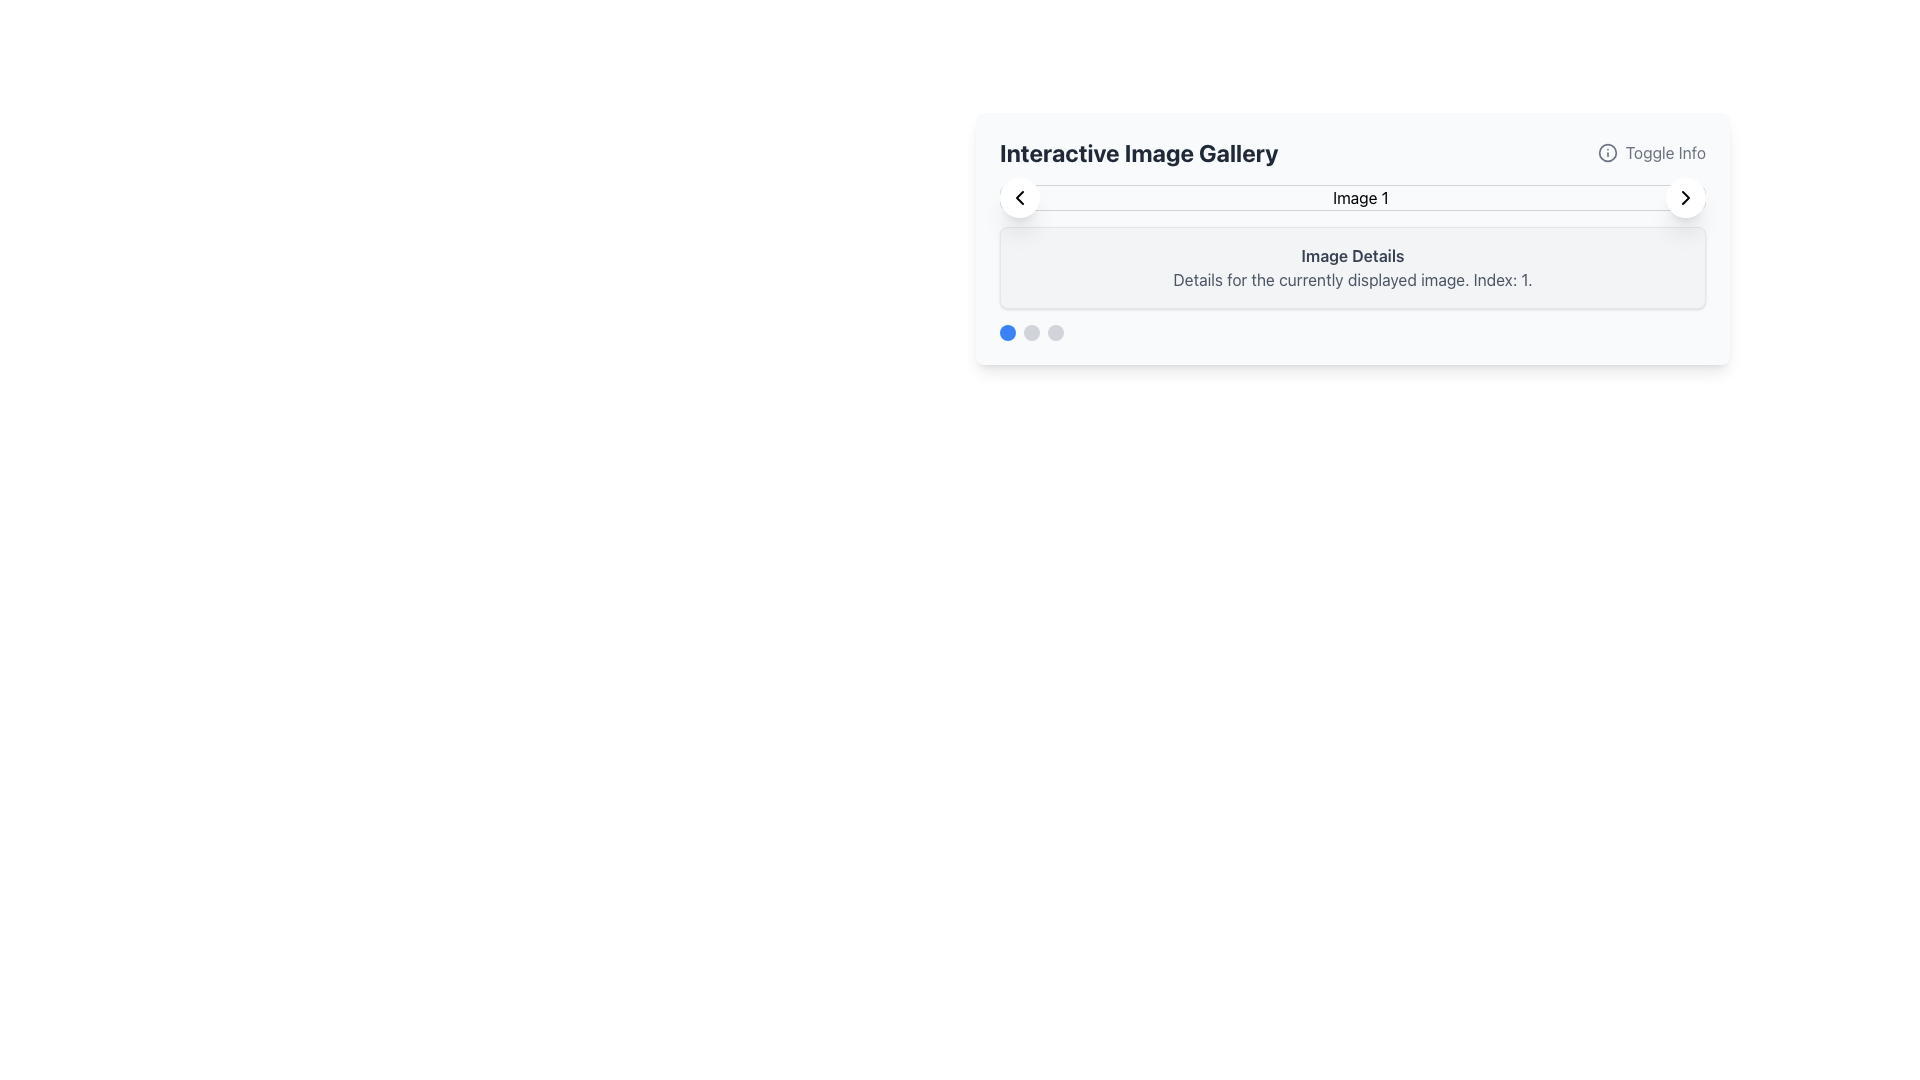  What do you see at coordinates (1607, 152) in the screenshot?
I see `the information toggle icon located at the top-right corner of the interface, before the 'Toggle Info' text` at bounding box center [1607, 152].